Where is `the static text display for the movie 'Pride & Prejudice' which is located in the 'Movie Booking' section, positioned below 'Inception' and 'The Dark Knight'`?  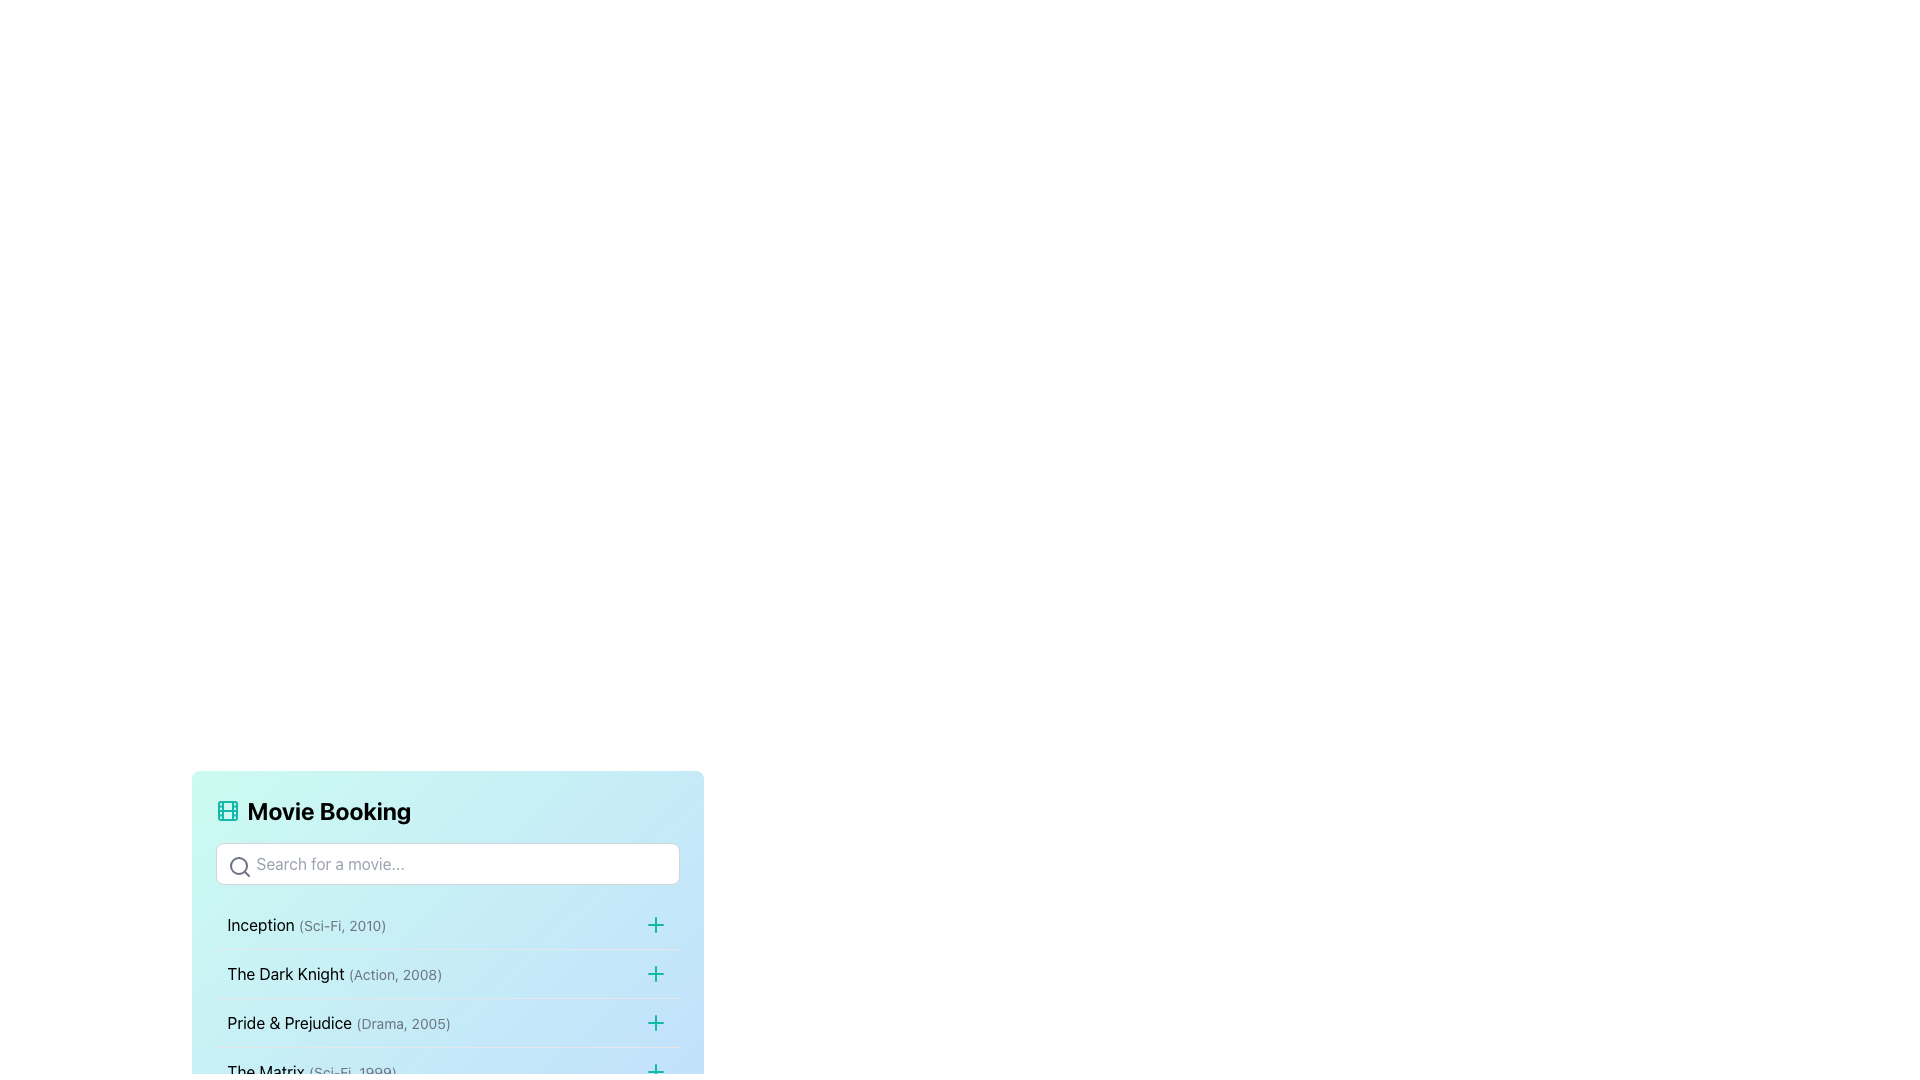 the static text display for the movie 'Pride & Prejudice' which is located in the 'Movie Booking' section, positioned below 'Inception' and 'The Dark Knight' is located at coordinates (339, 1022).